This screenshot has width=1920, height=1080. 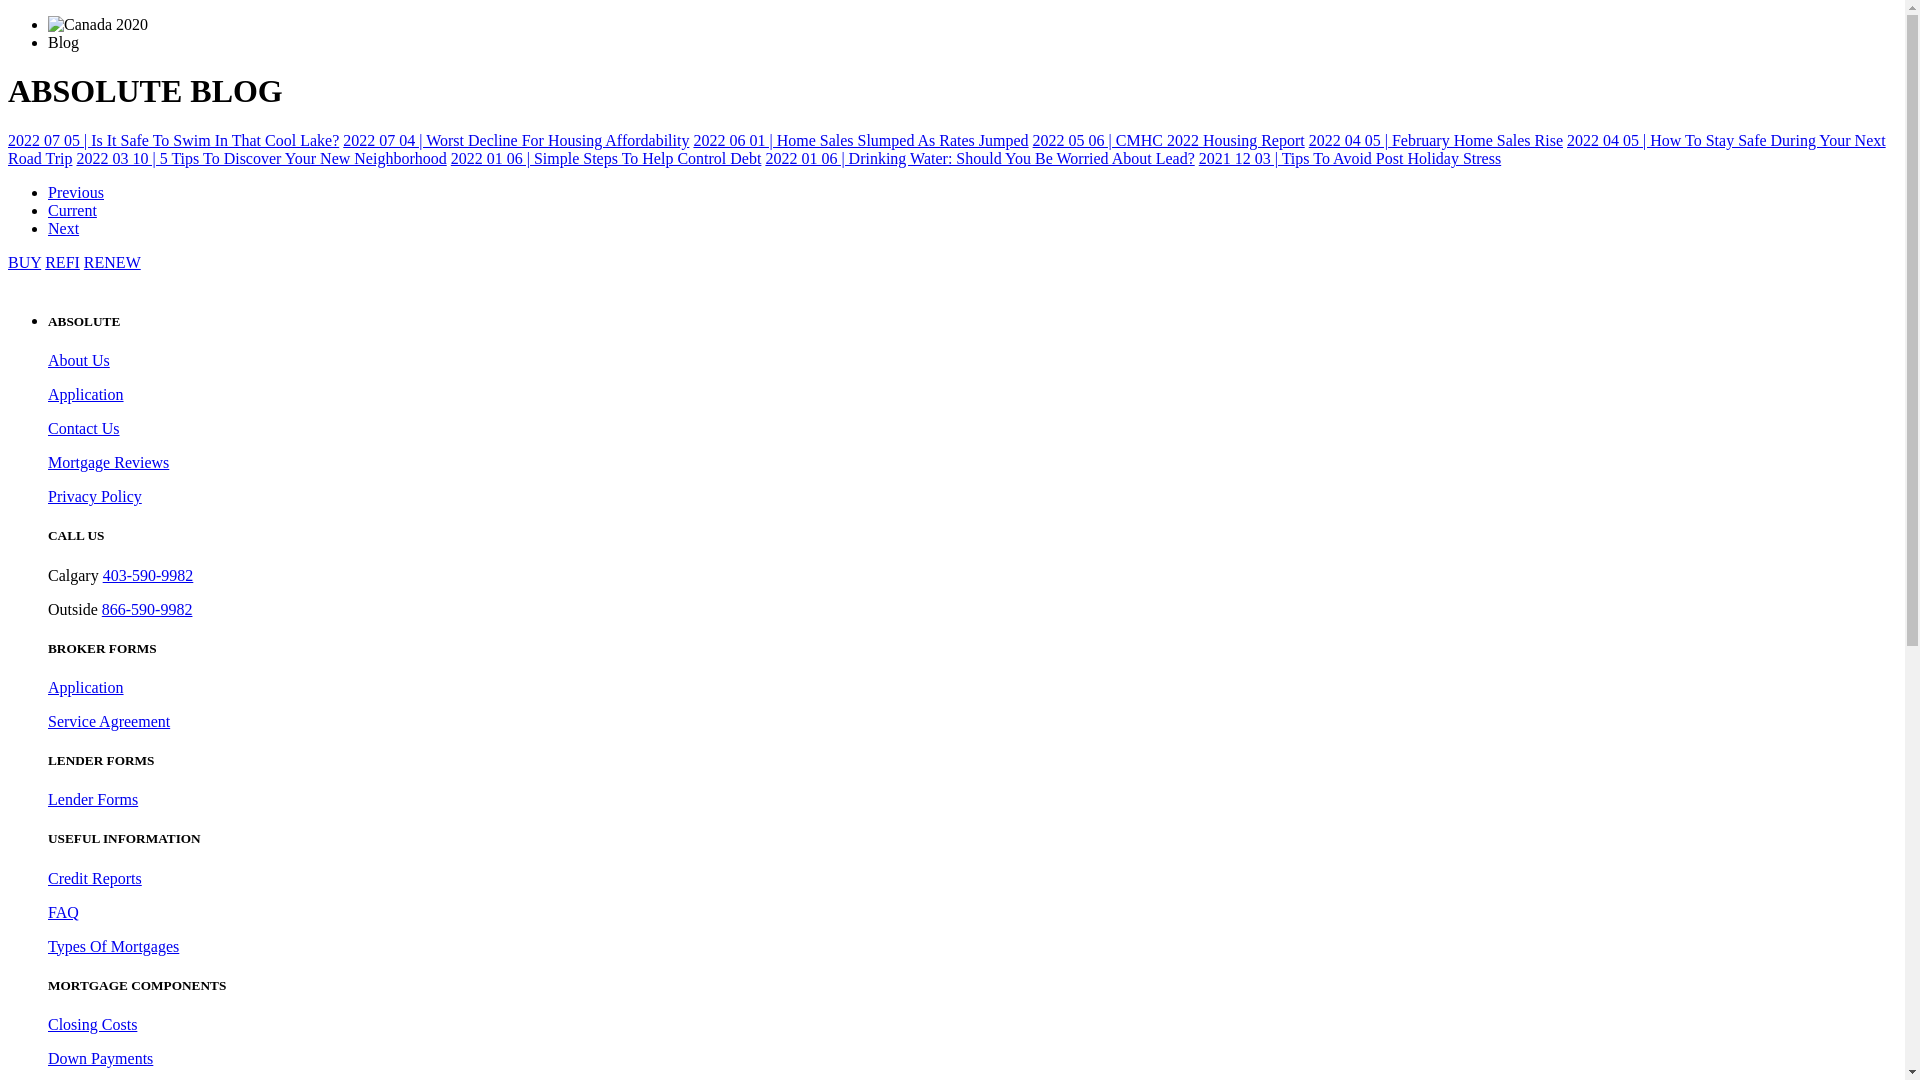 I want to click on 'REFI', so click(x=62, y=261).